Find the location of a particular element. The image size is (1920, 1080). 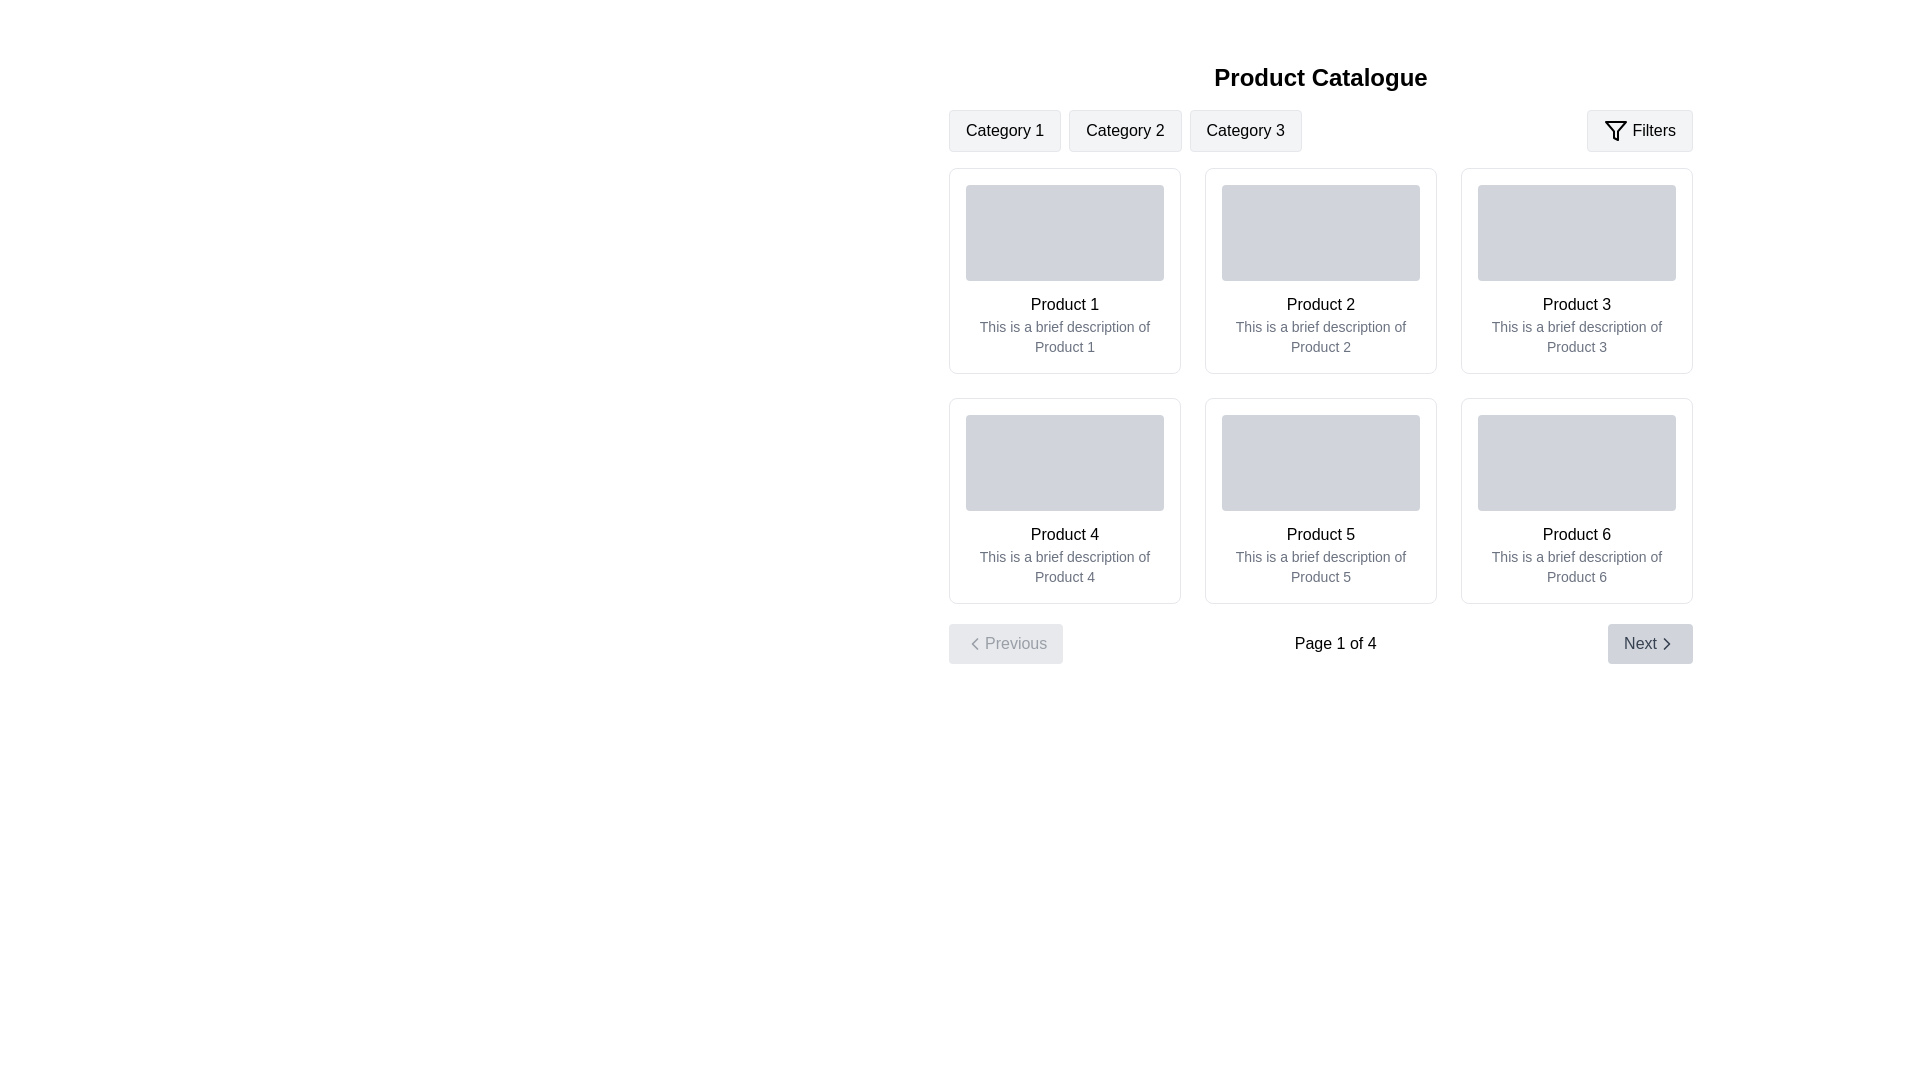

header label that displays 'Product Catalogue', which is a bold text label positioned at the top of the page content area is located at coordinates (1320, 76).